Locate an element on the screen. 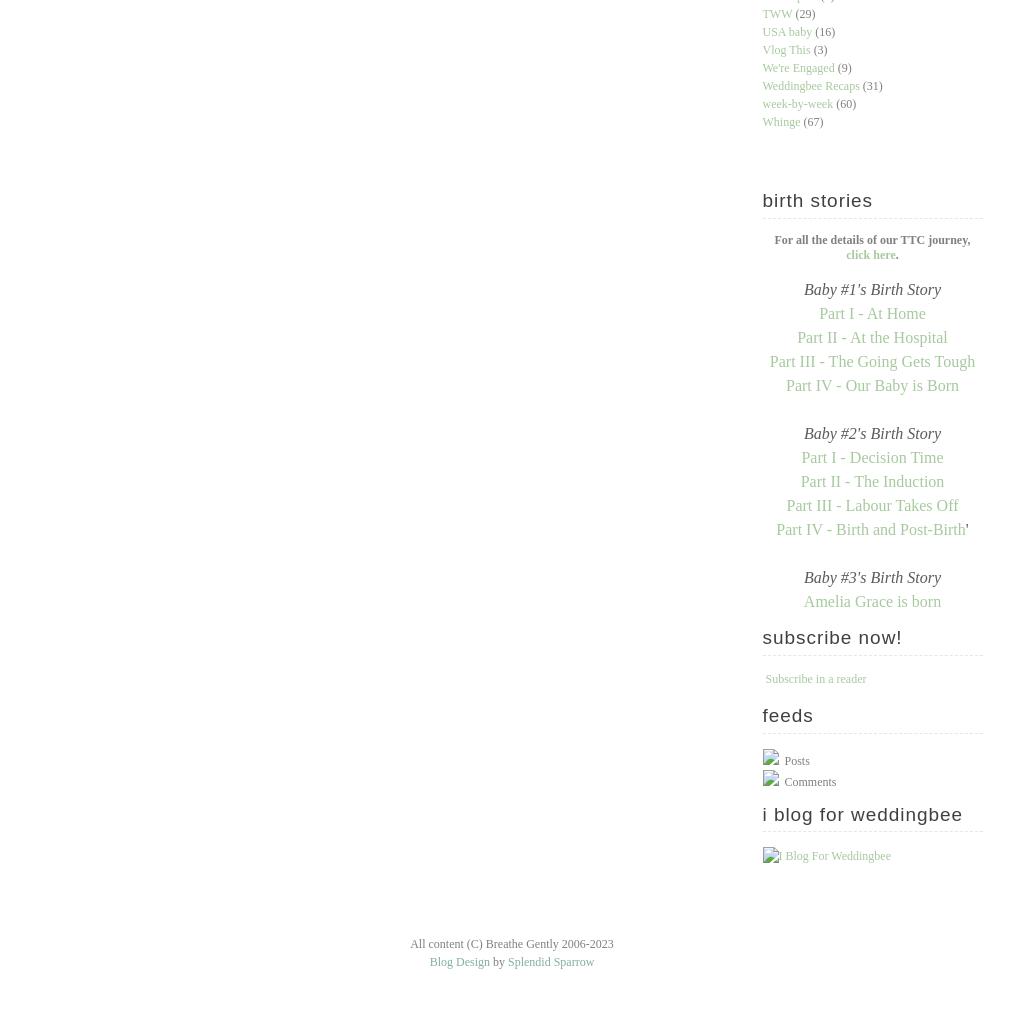 This screenshot has width=1024, height=1013. 'Part I - Decision Time' is located at coordinates (872, 456).